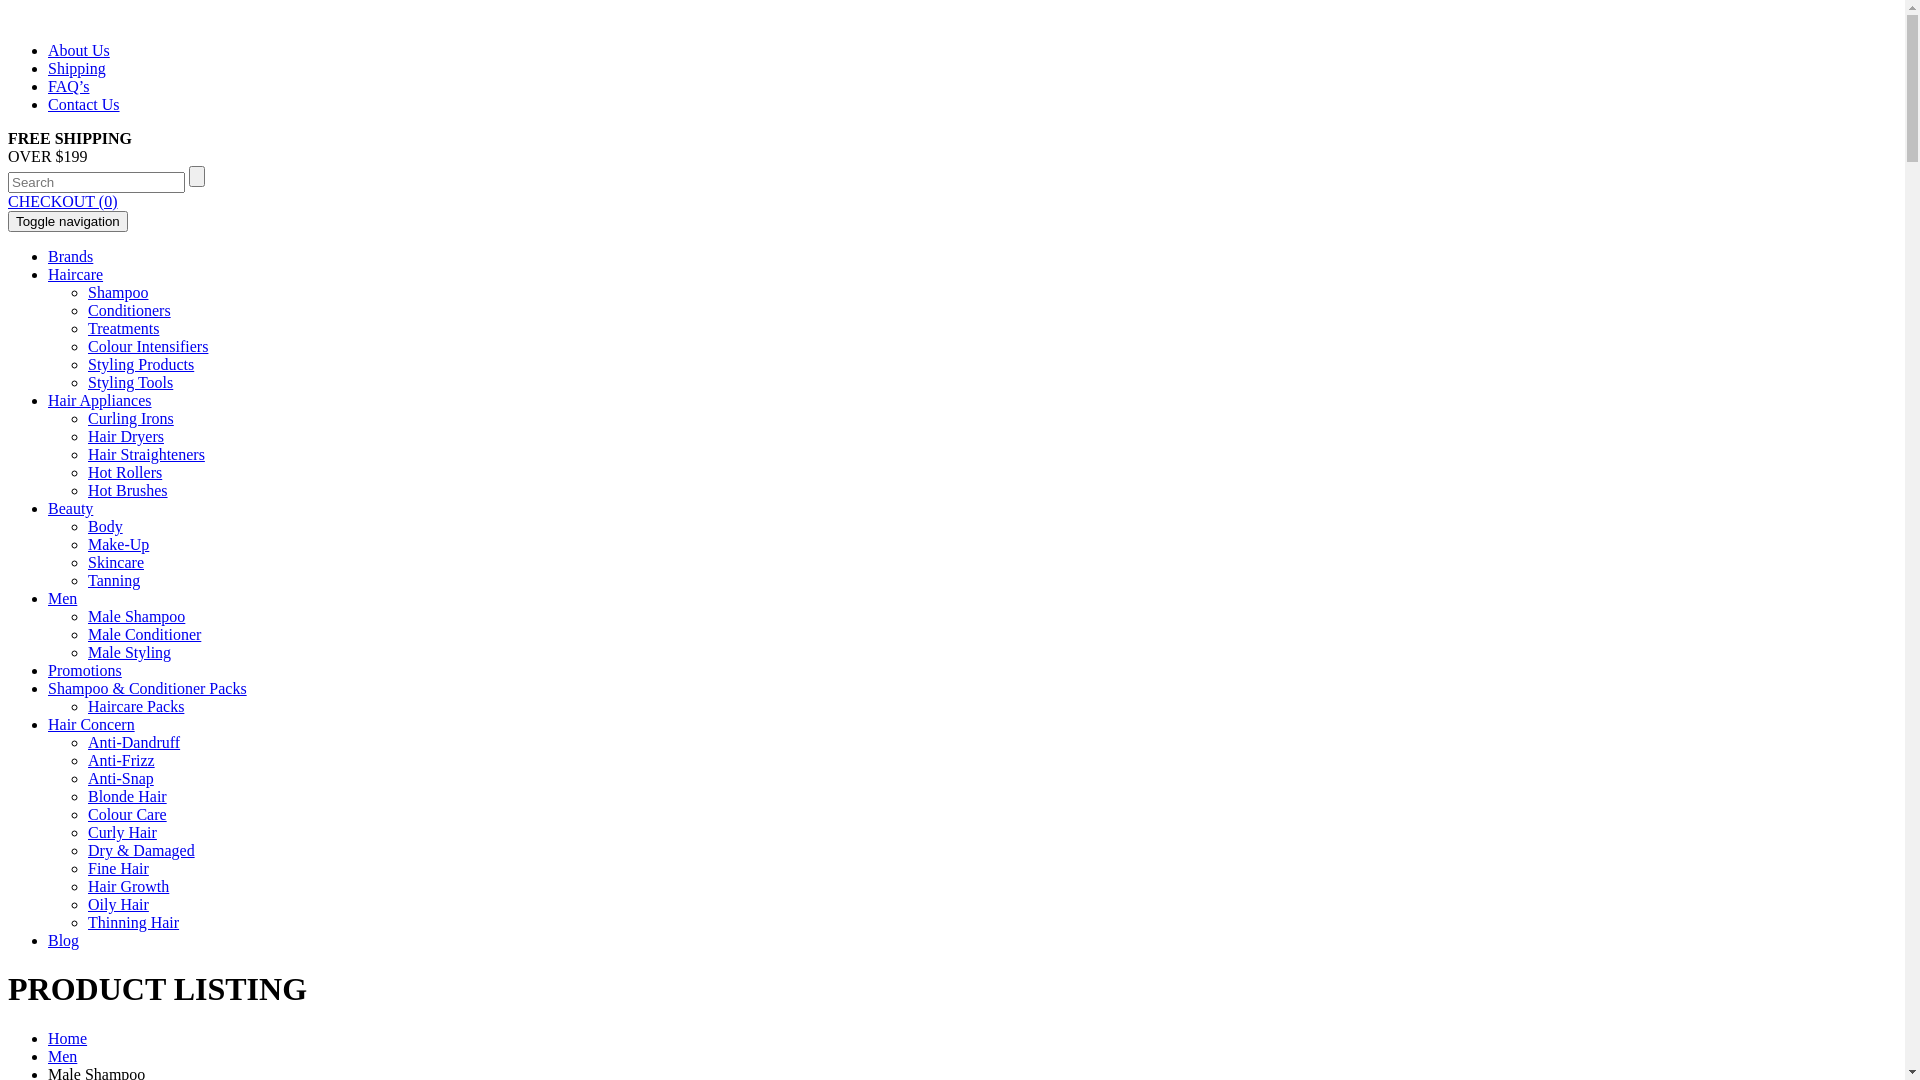  What do you see at coordinates (133, 742) in the screenshot?
I see `'Anti-Dandruff'` at bounding box center [133, 742].